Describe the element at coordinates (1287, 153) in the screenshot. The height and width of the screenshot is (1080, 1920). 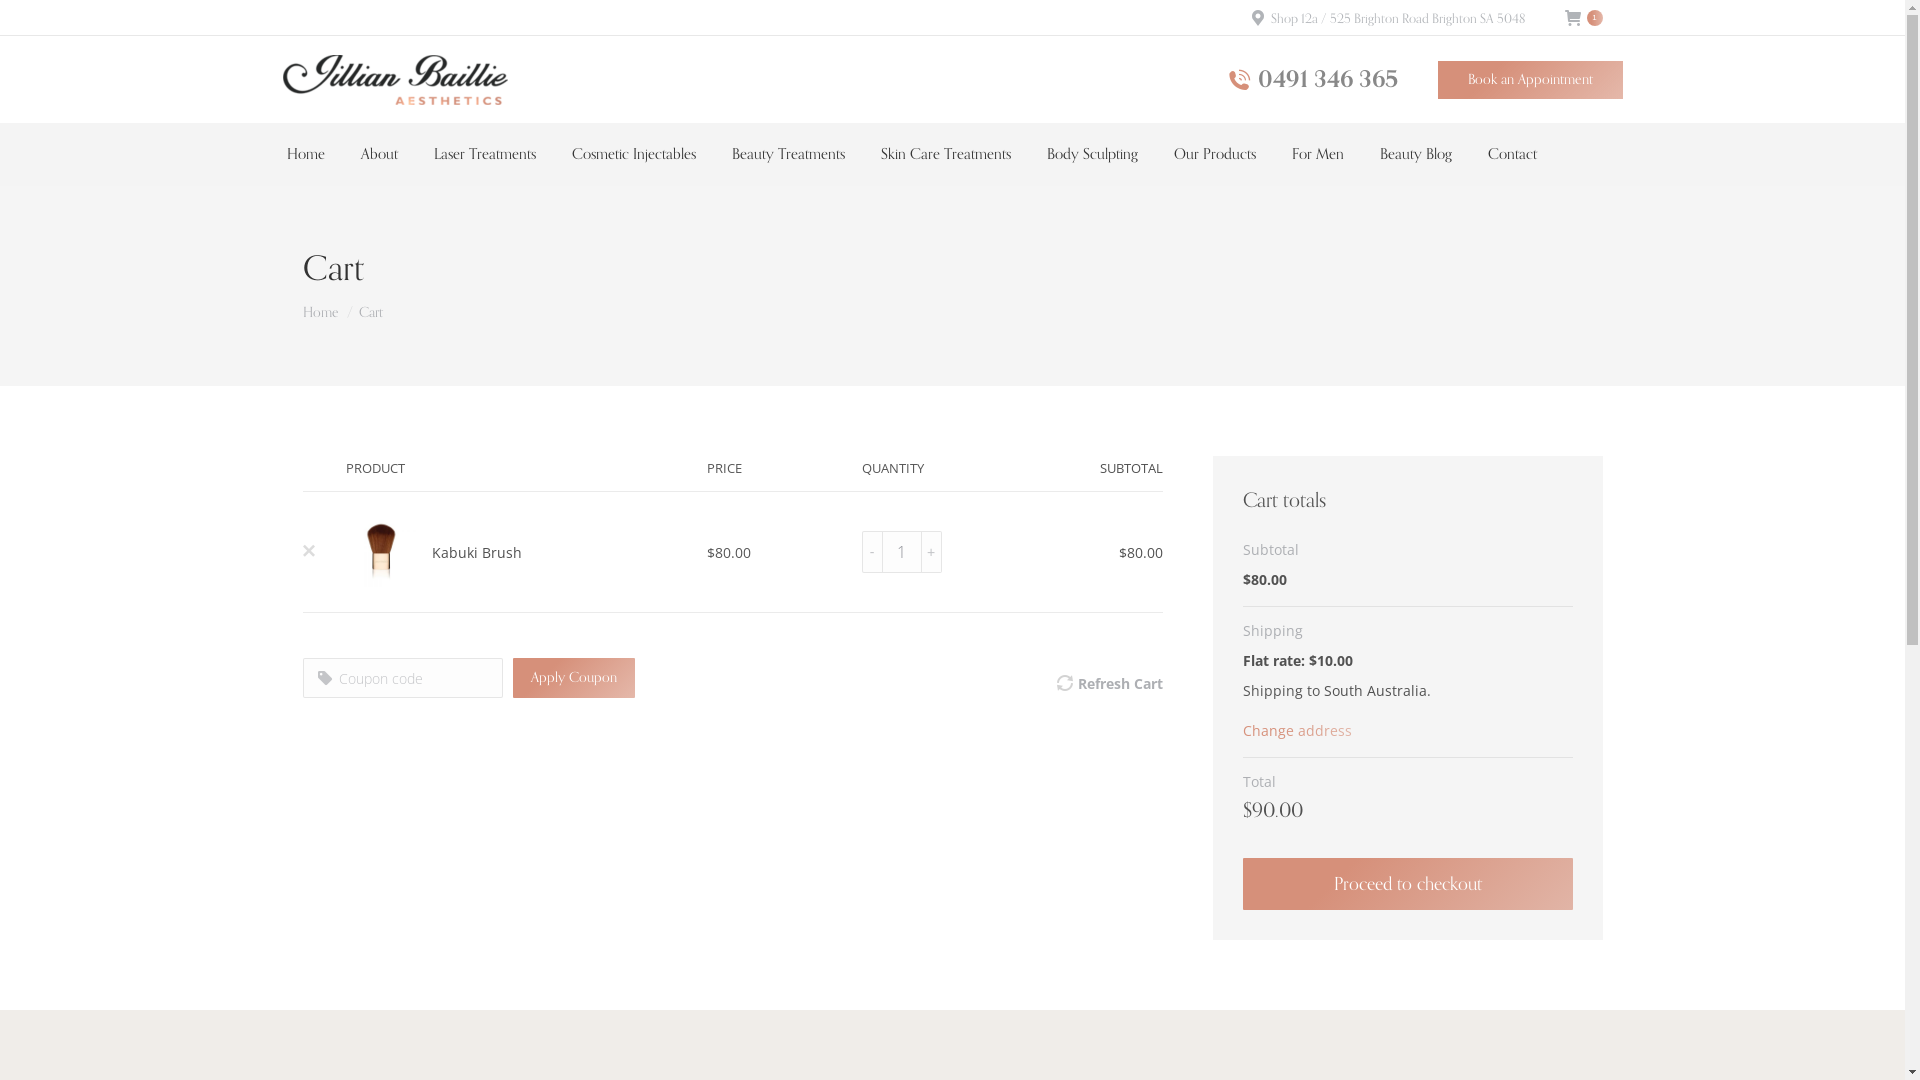
I see `'For Men'` at that location.